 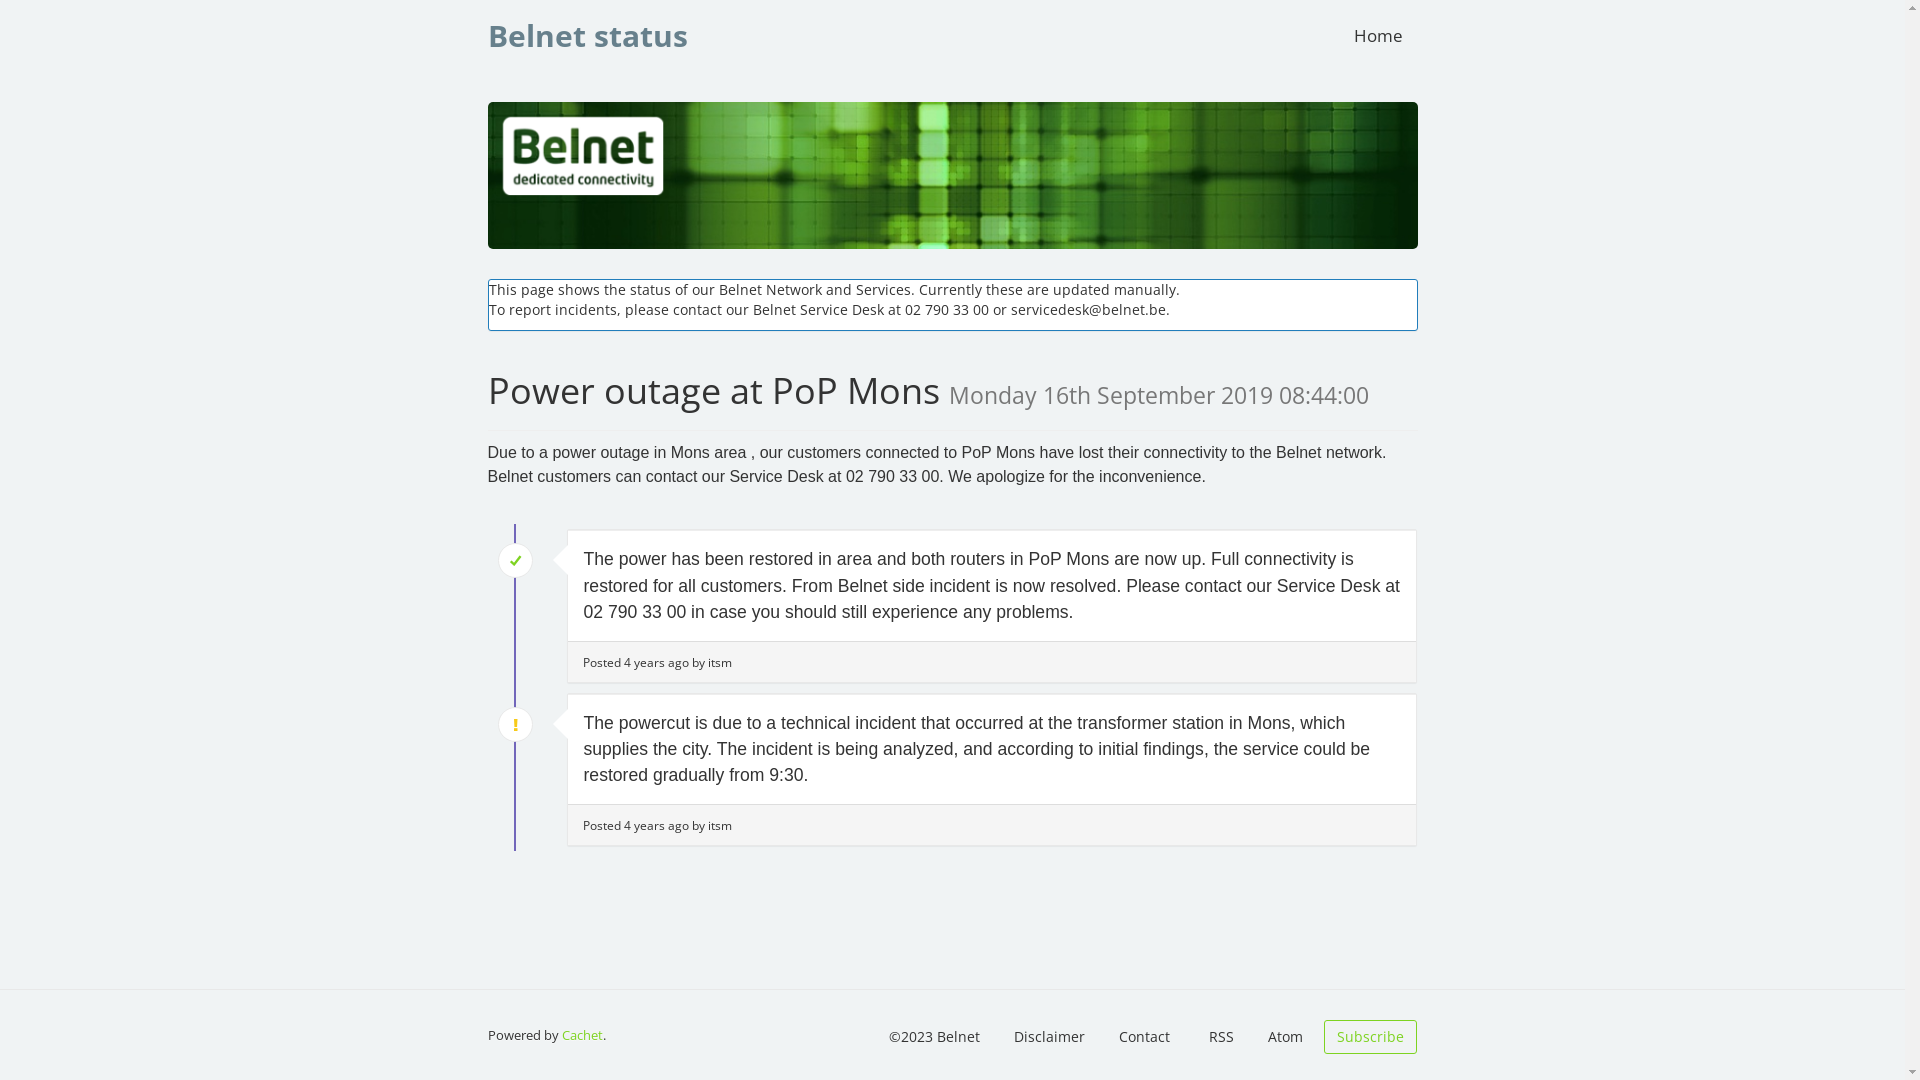 What do you see at coordinates (1285, 1036) in the screenshot?
I see `'Atom'` at bounding box center [1285, 1036].